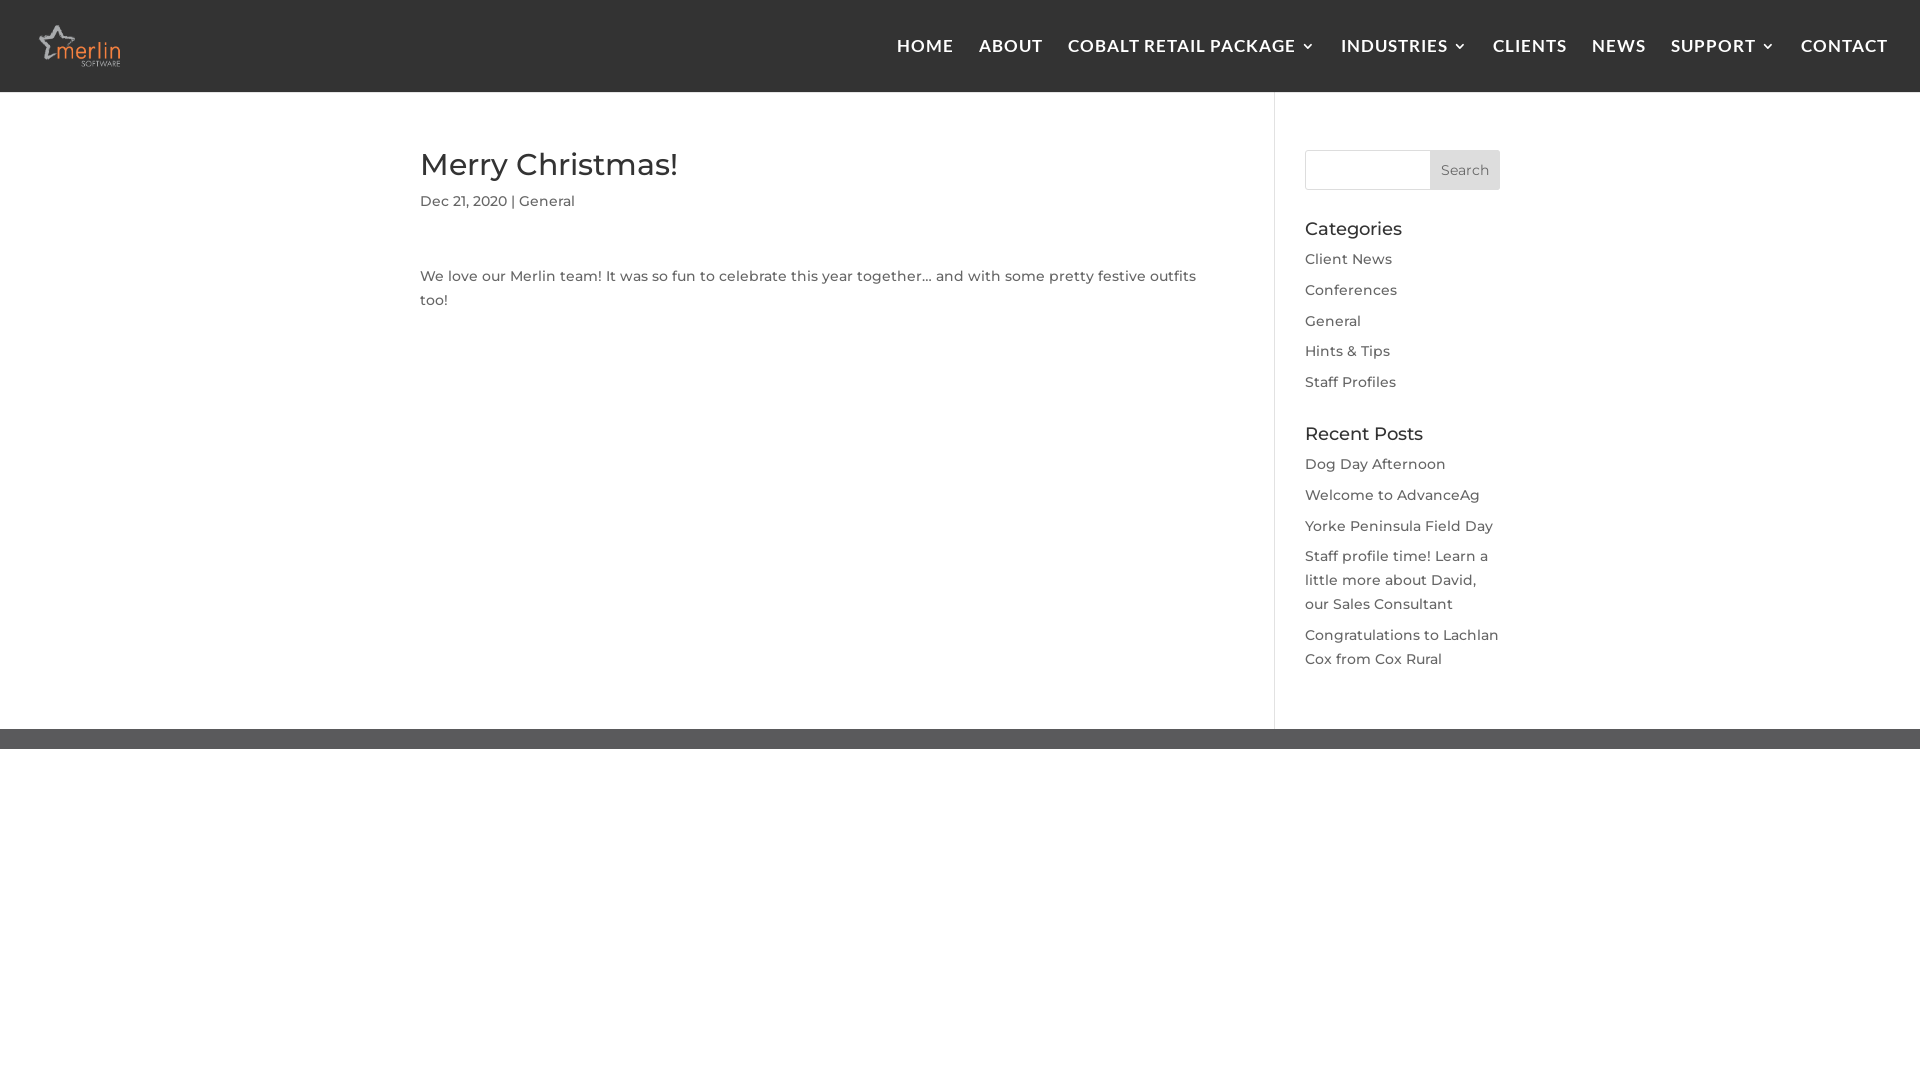 The width and height of the screenshot is (1920, 1080). What do you see at coordinates (1464, 168) in the screenshot?
I see `'Search'` at bounding box center [1464, 168].